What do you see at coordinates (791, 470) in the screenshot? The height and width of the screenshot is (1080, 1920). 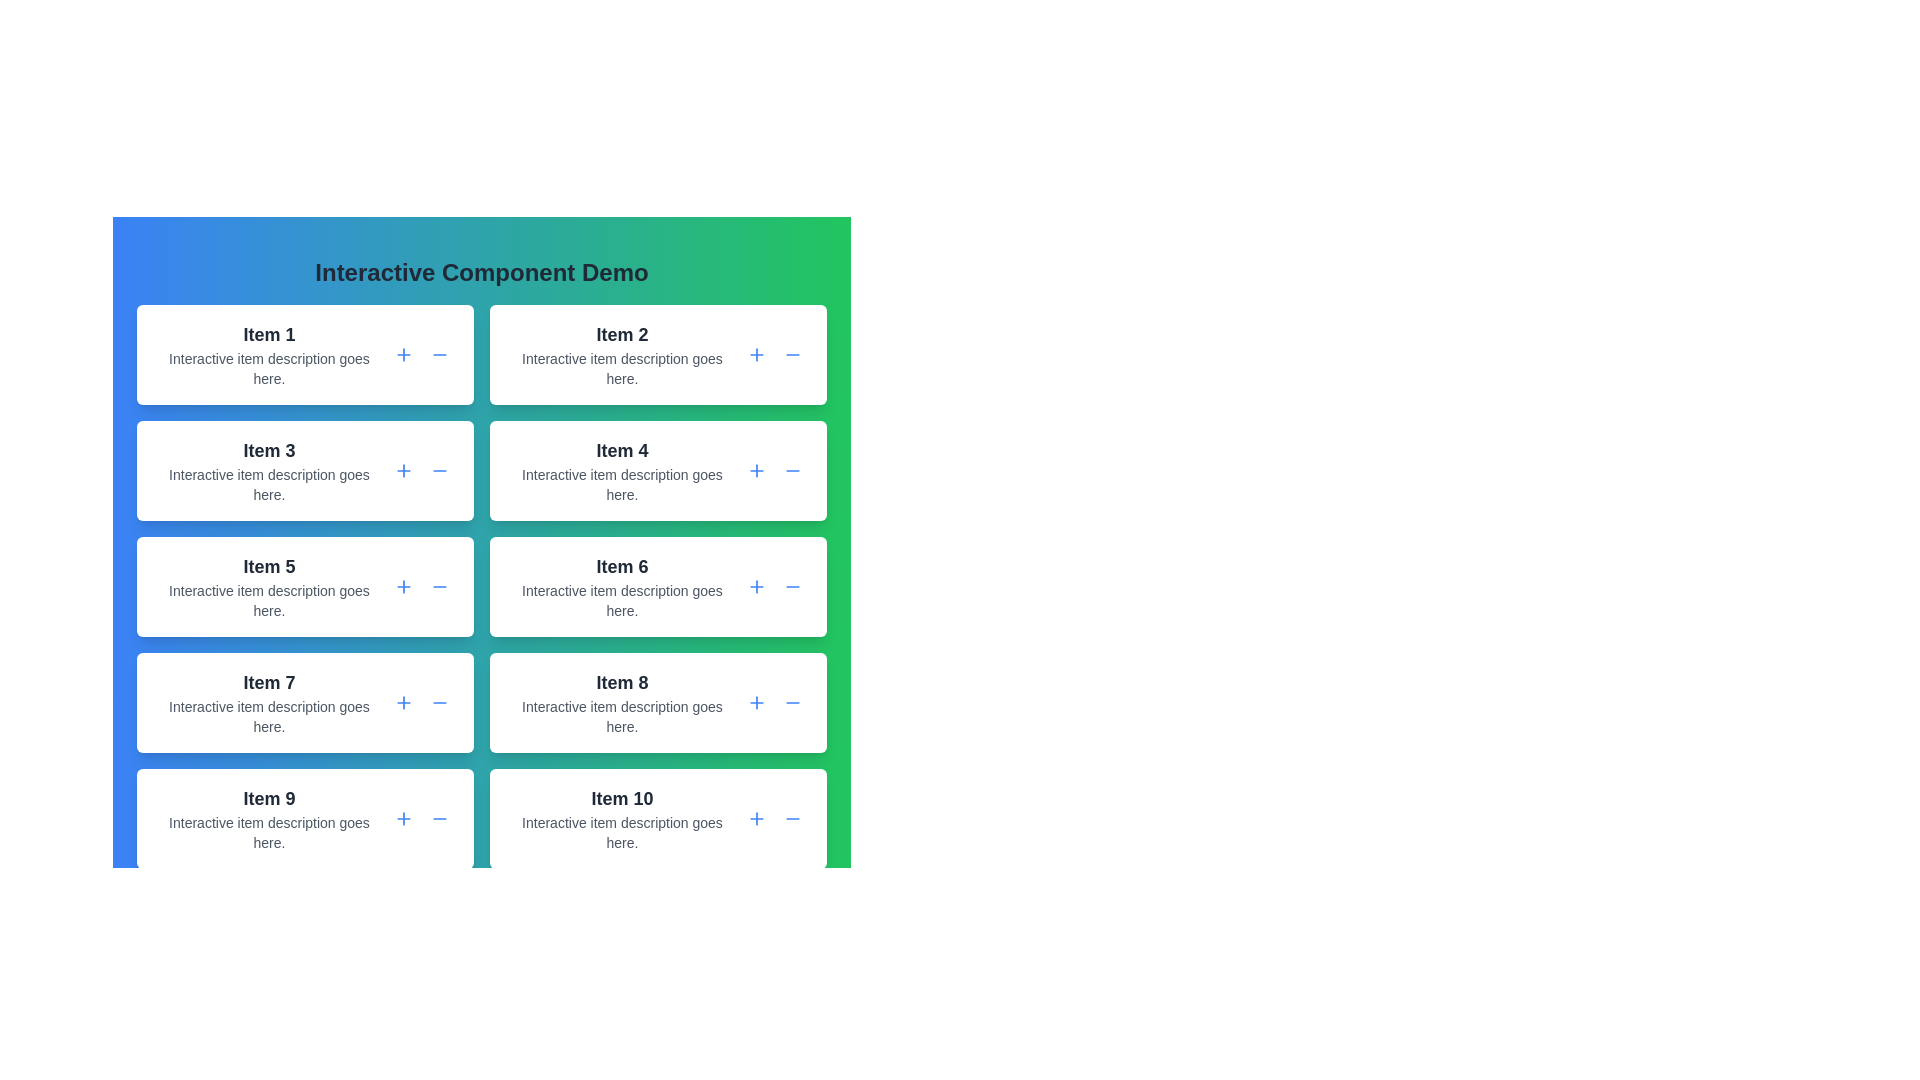 I see `the decrement button located within the 'Item 4' card` at bounding box center [791, 470].